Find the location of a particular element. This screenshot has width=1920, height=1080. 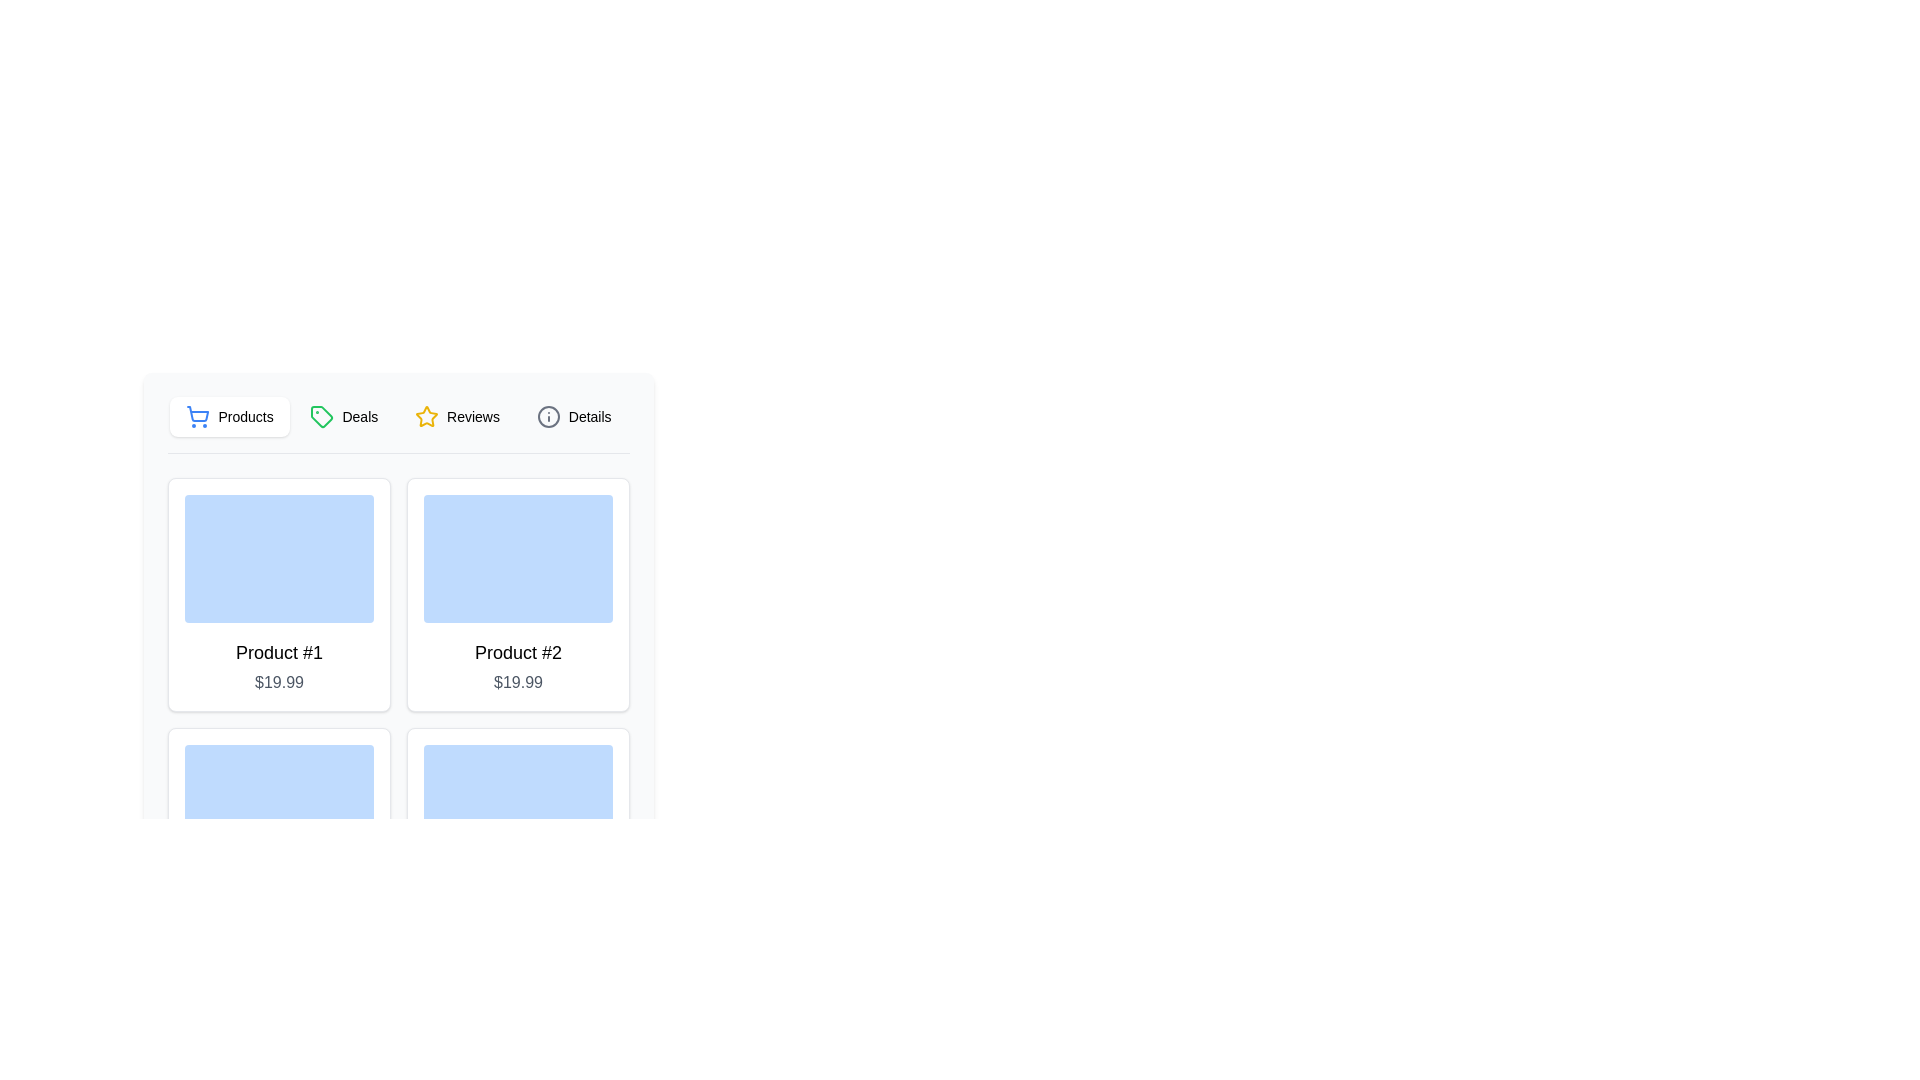

text from the Text label that displays 'Product #1', which is centrally positioned under an image placeholder and above a price label within a card layout is located at coordinates (278, 652).